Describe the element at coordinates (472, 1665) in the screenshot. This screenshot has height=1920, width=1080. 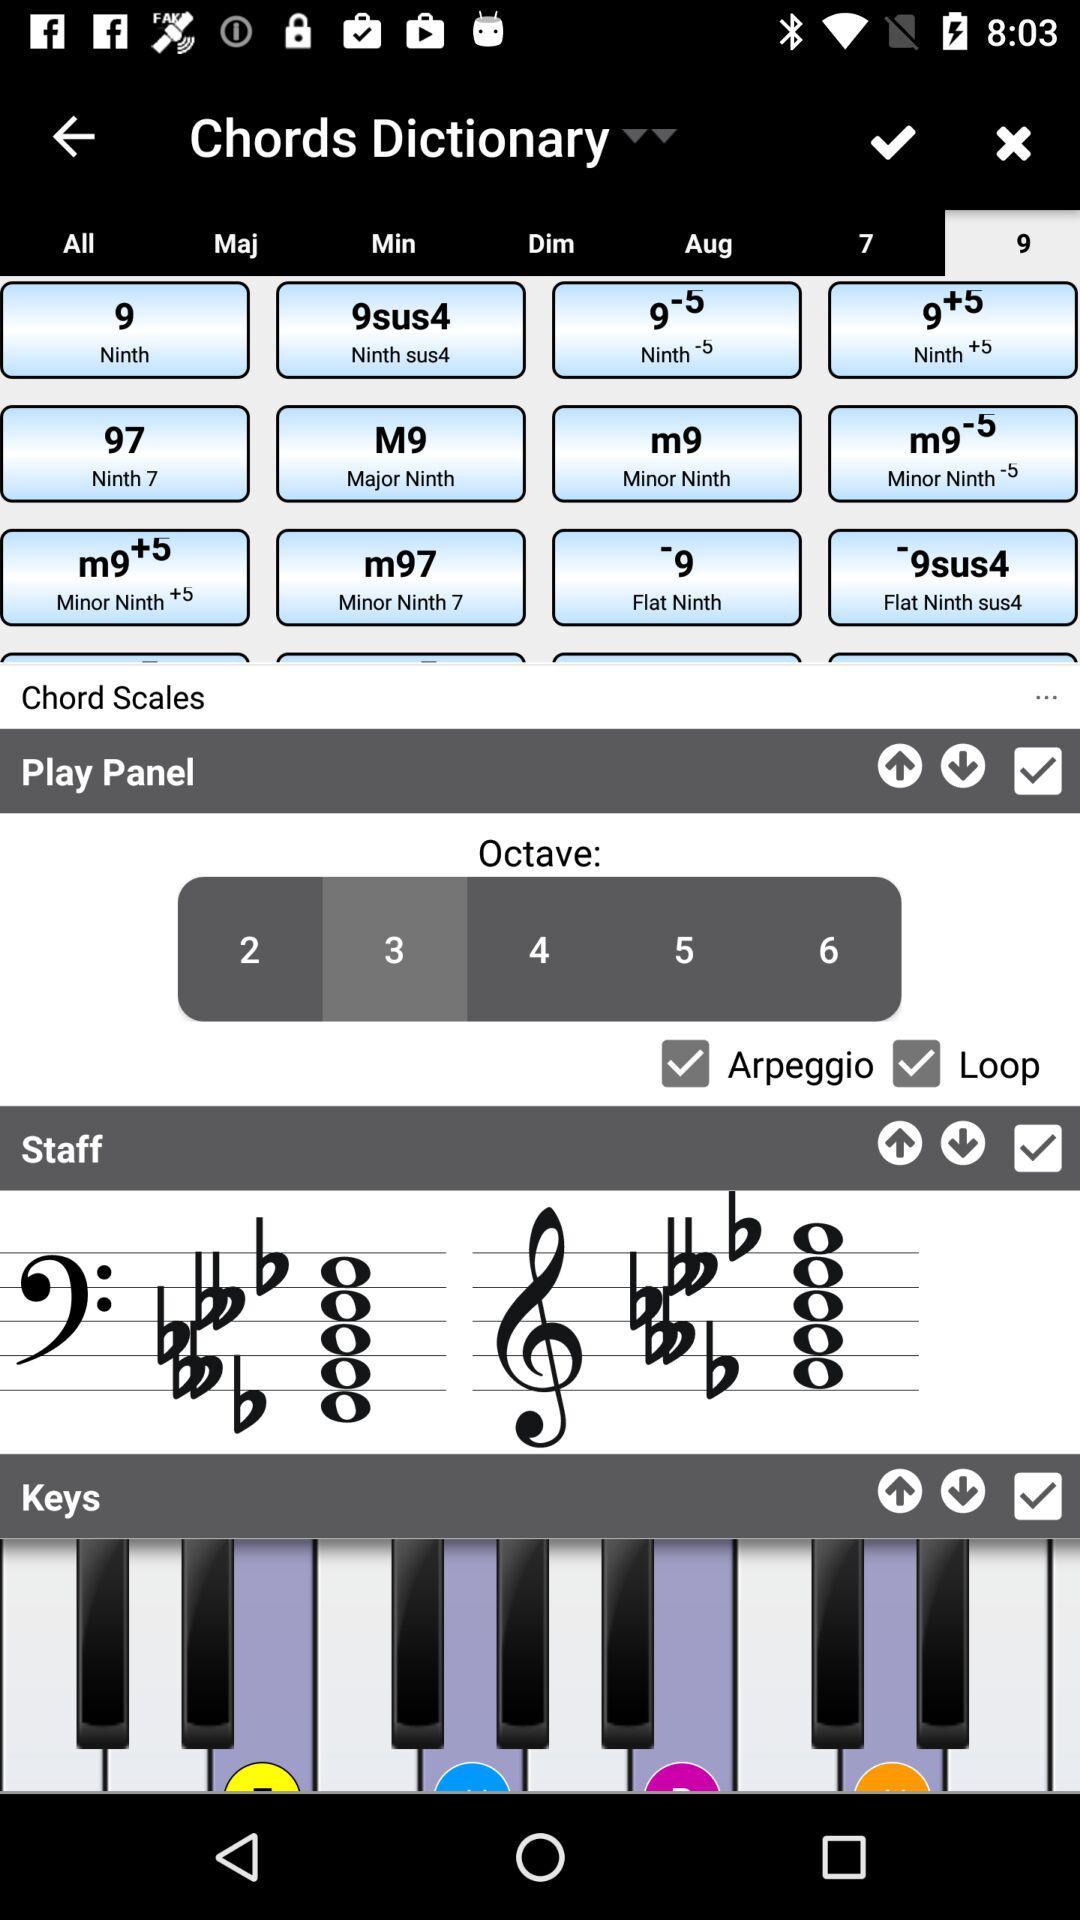
I see `the pino button` at that location.